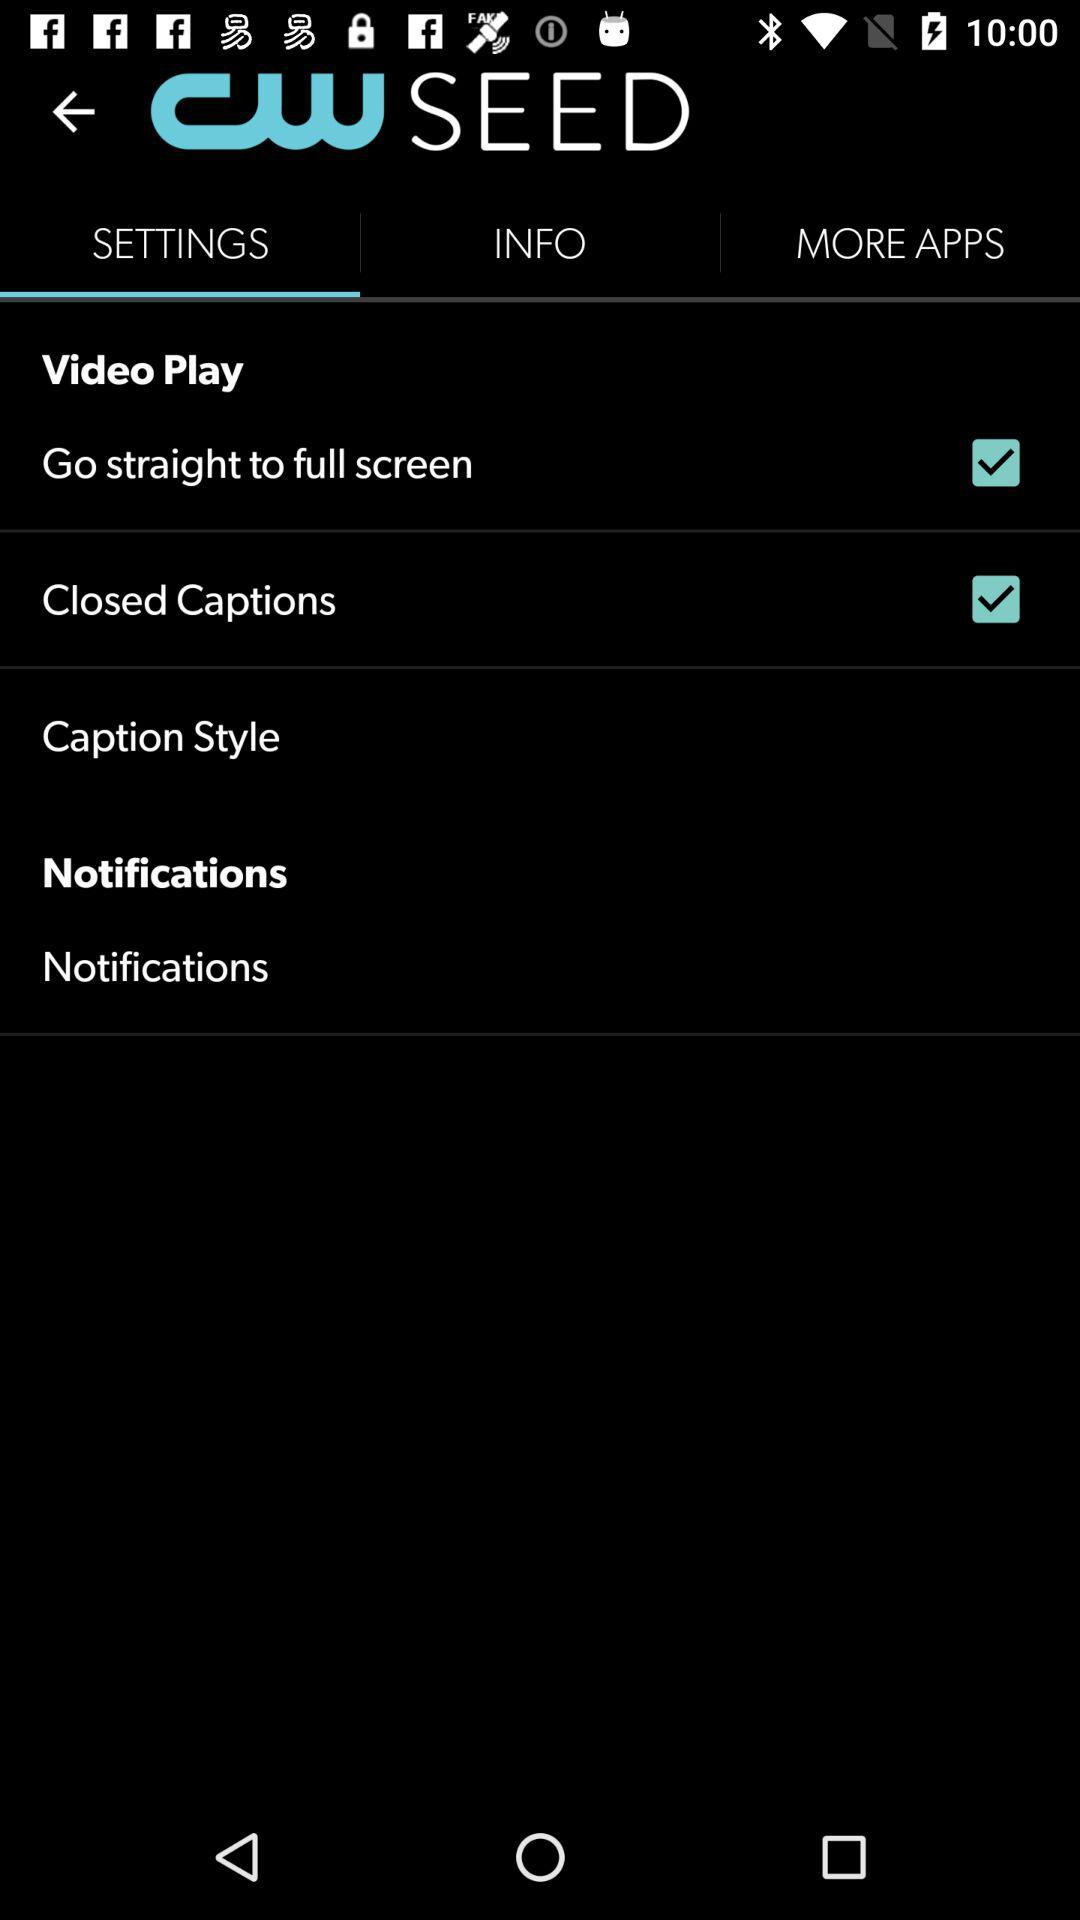 This screenshot has height=1920, width=1080. Describe the element at coordinates (256, 461) in the screenshot. I see `item below the video play item` at that location.